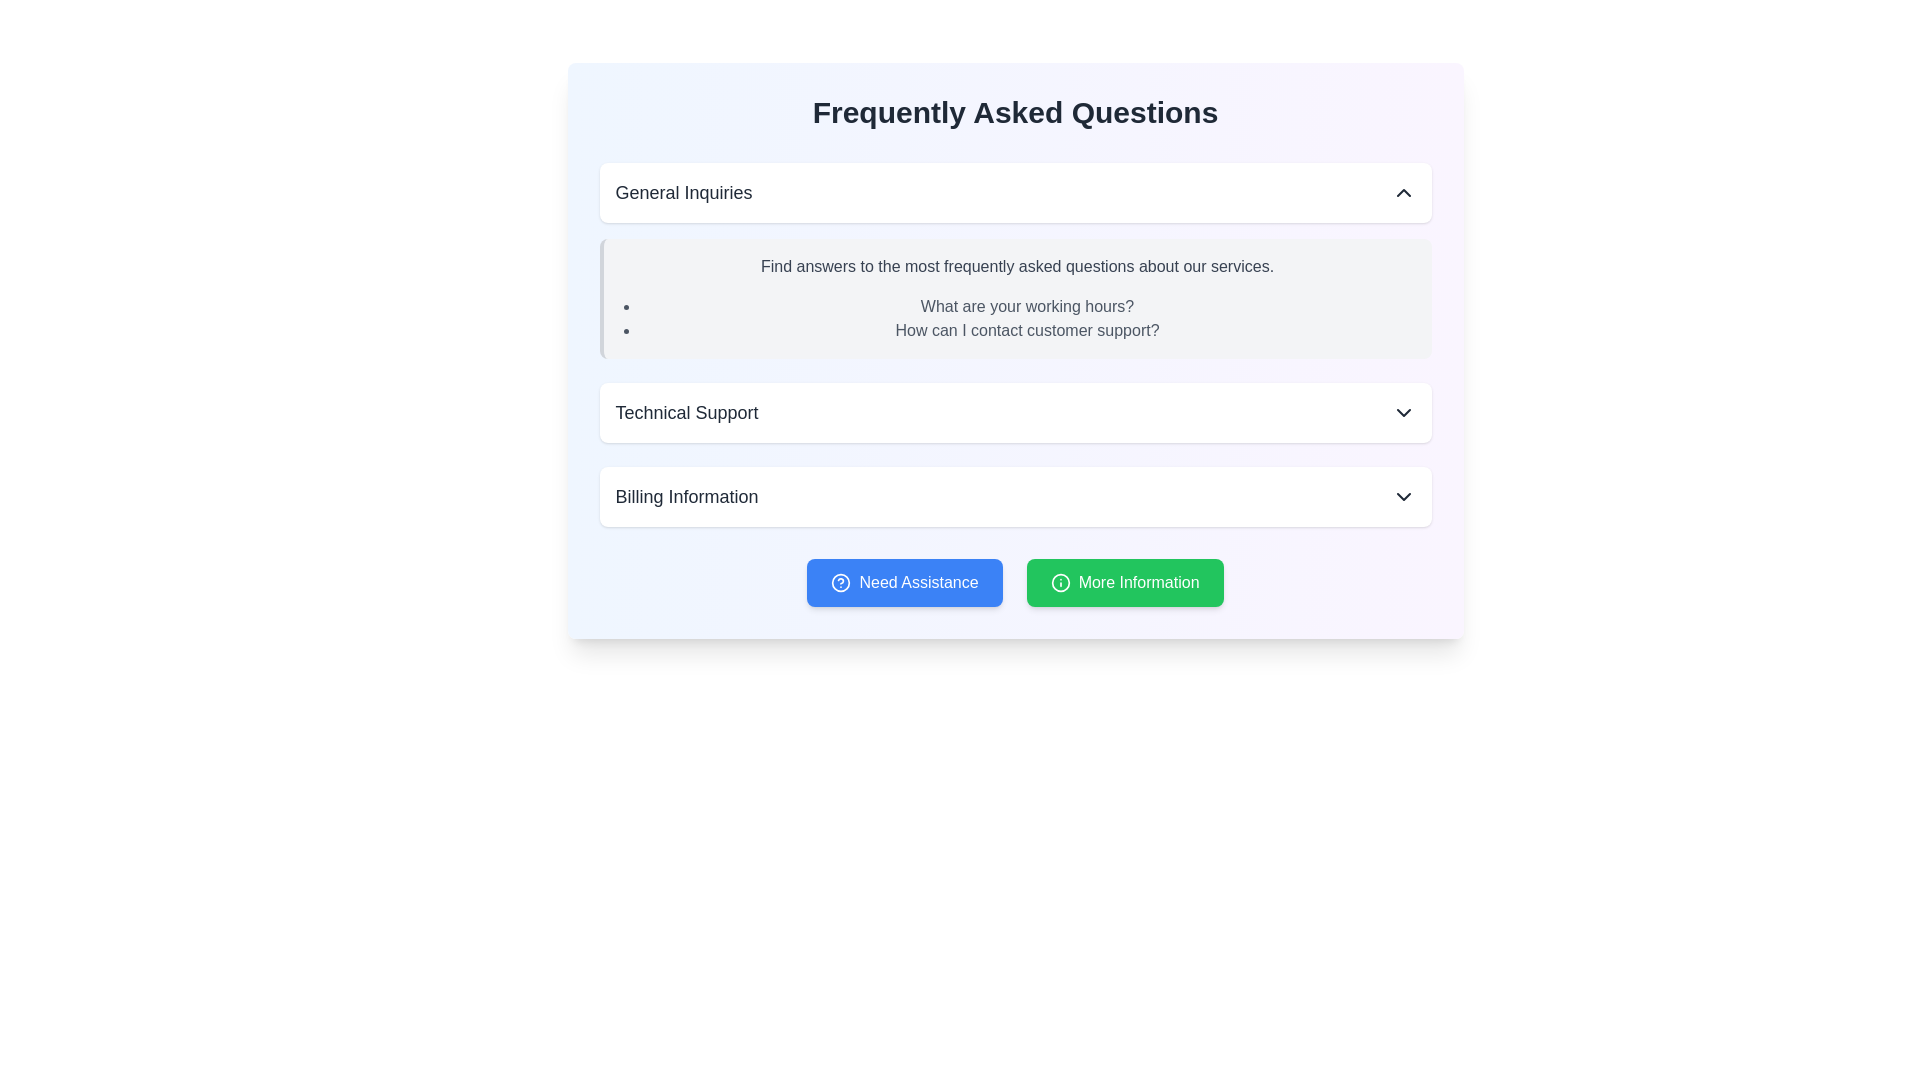 This screenshot has width=1920, height=1080. Describe the element at coordinates (686, 496) in the screenshot. I see `the billing information label located under the 'Technical Support' section, which serves as a header for a dropdown or collapsible menu` at that location.